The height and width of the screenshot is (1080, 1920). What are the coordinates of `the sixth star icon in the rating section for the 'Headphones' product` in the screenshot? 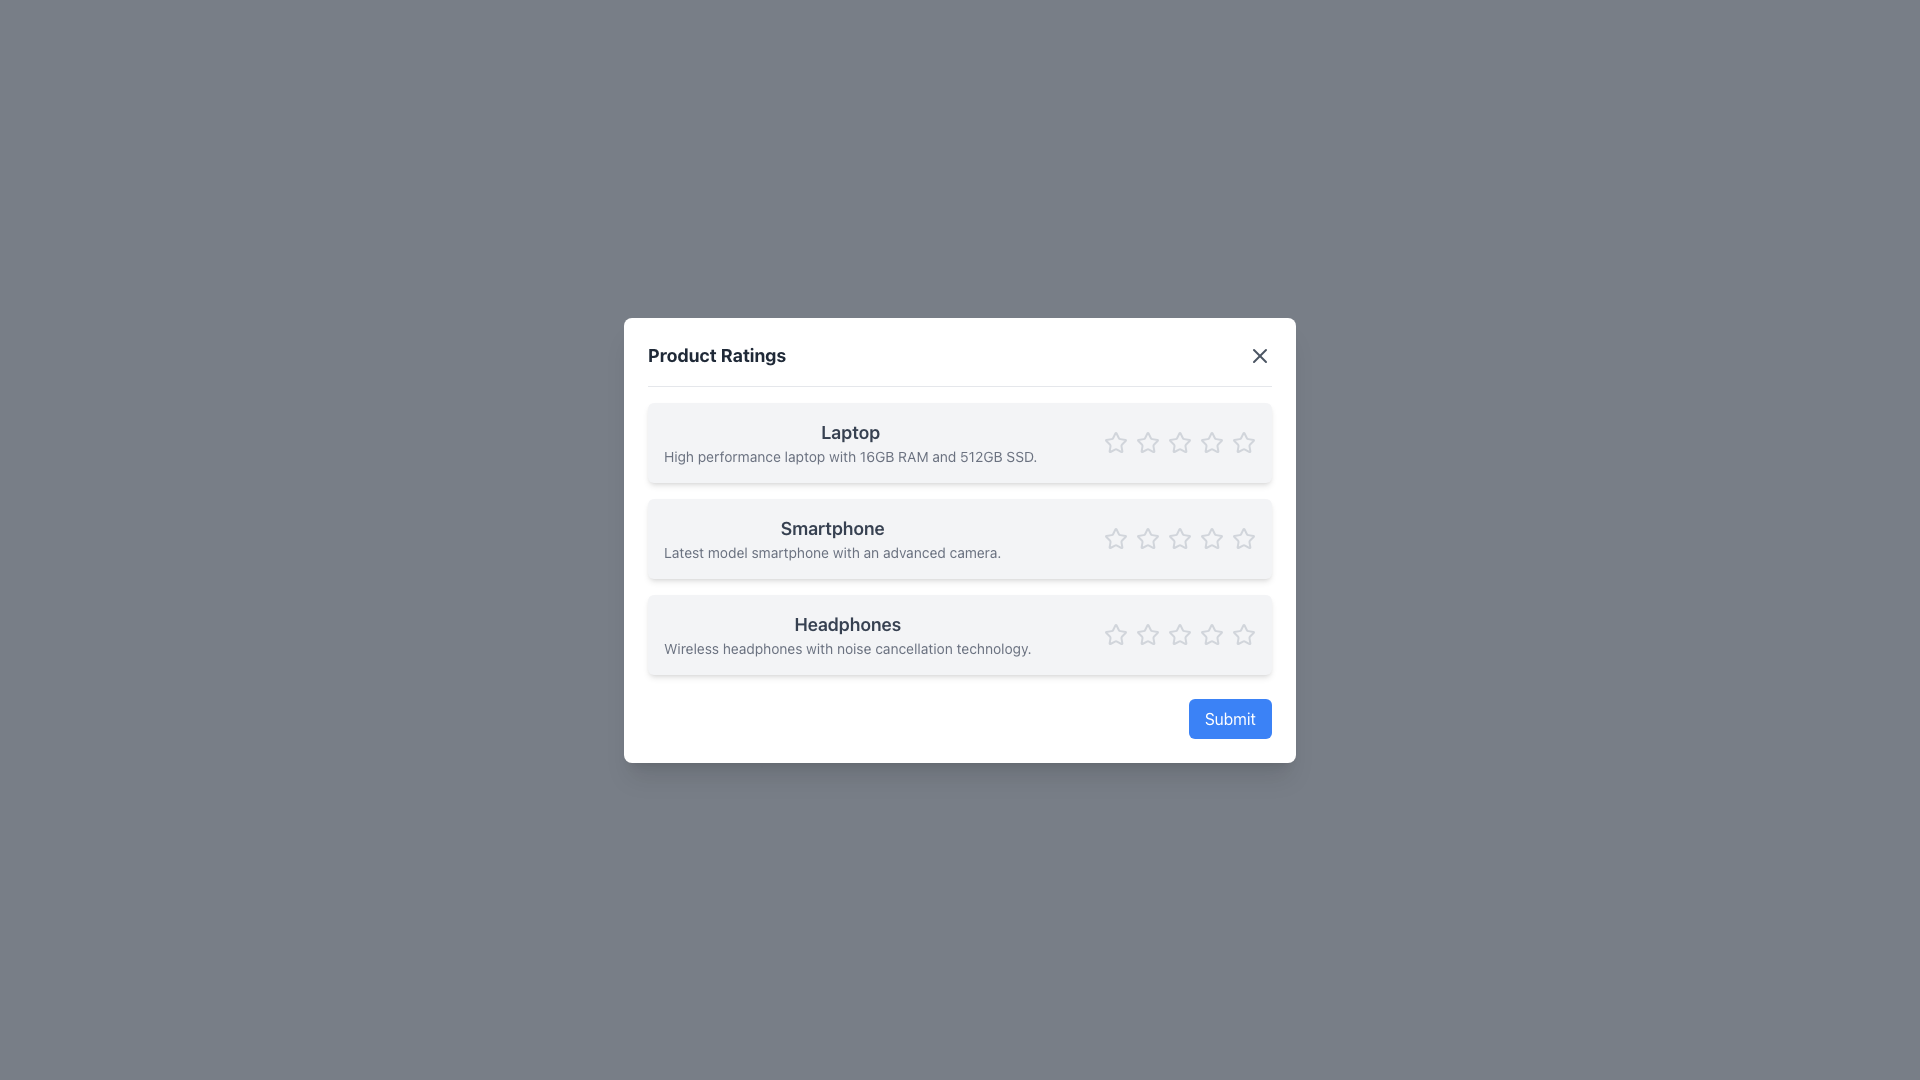 It's located at (1210, 633).